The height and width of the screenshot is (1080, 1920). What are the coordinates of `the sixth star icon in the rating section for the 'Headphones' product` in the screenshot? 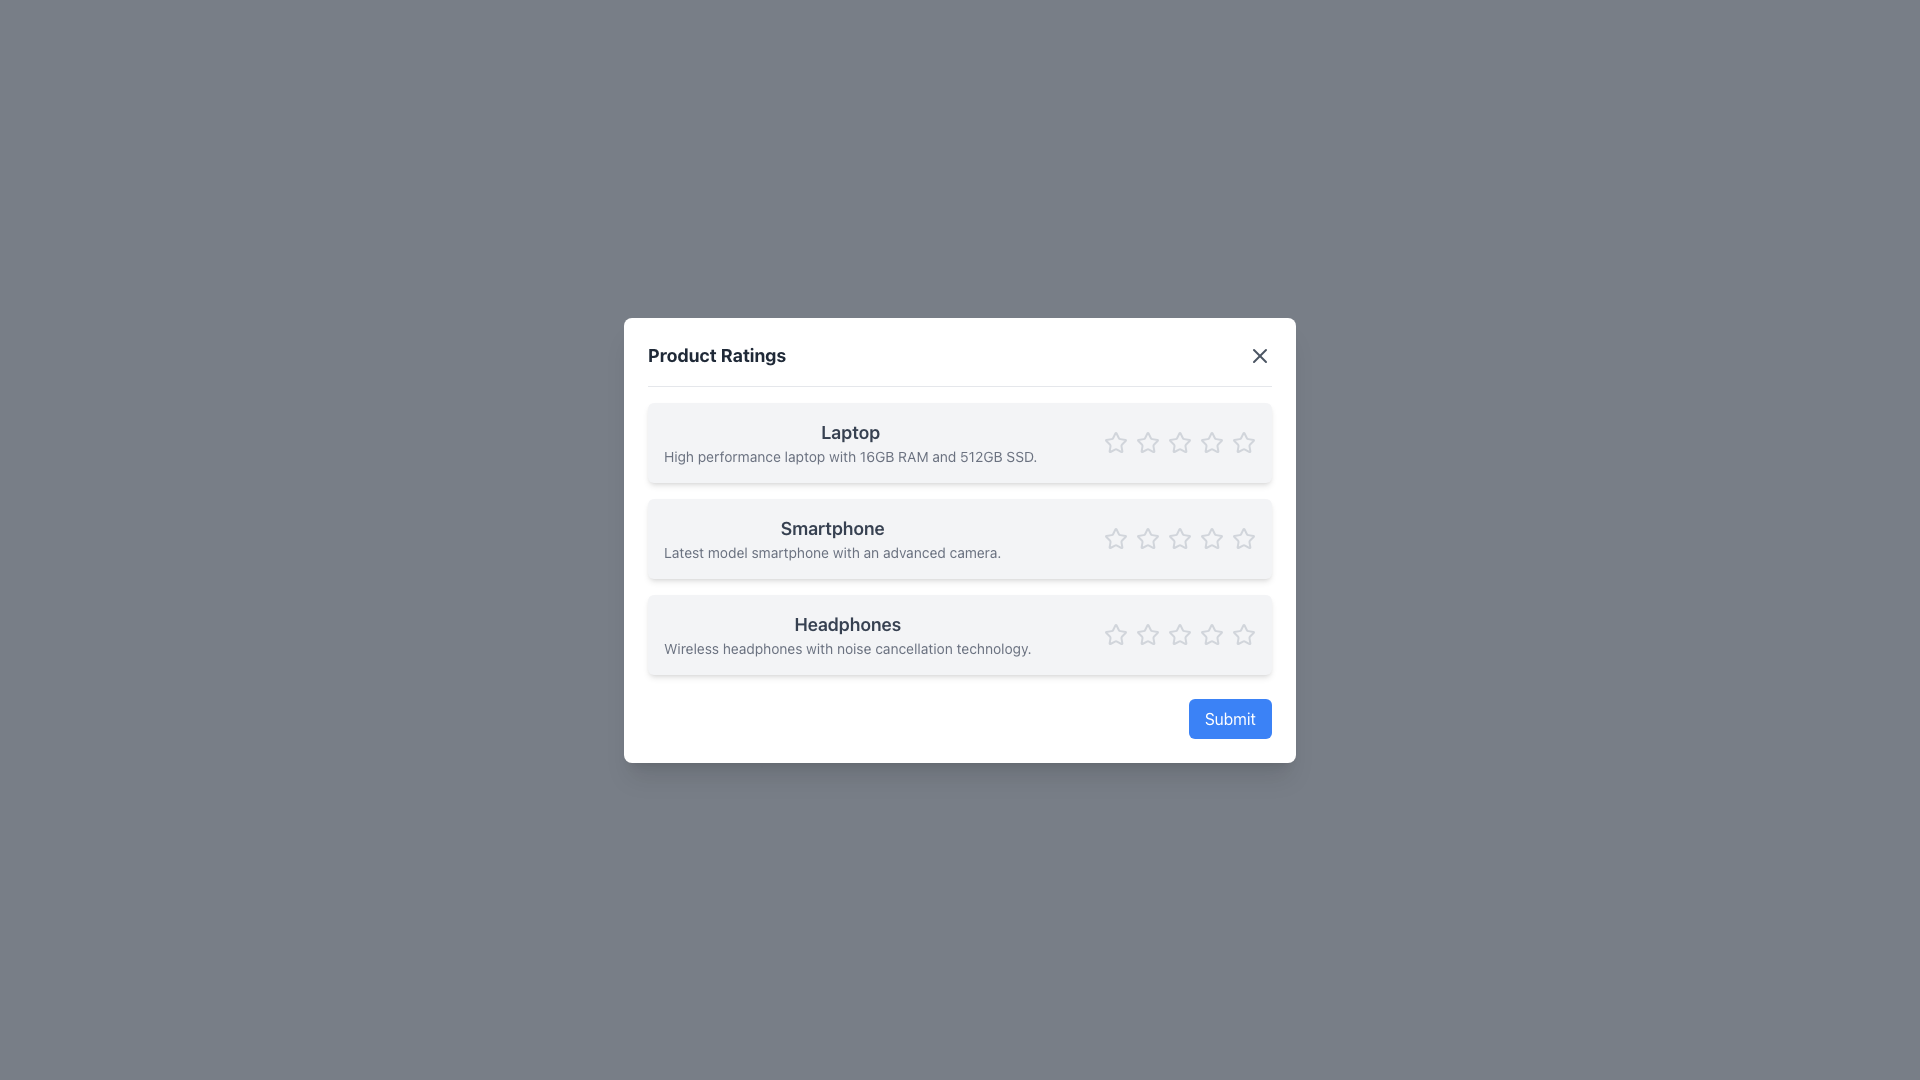 It's located at (1210, 633).